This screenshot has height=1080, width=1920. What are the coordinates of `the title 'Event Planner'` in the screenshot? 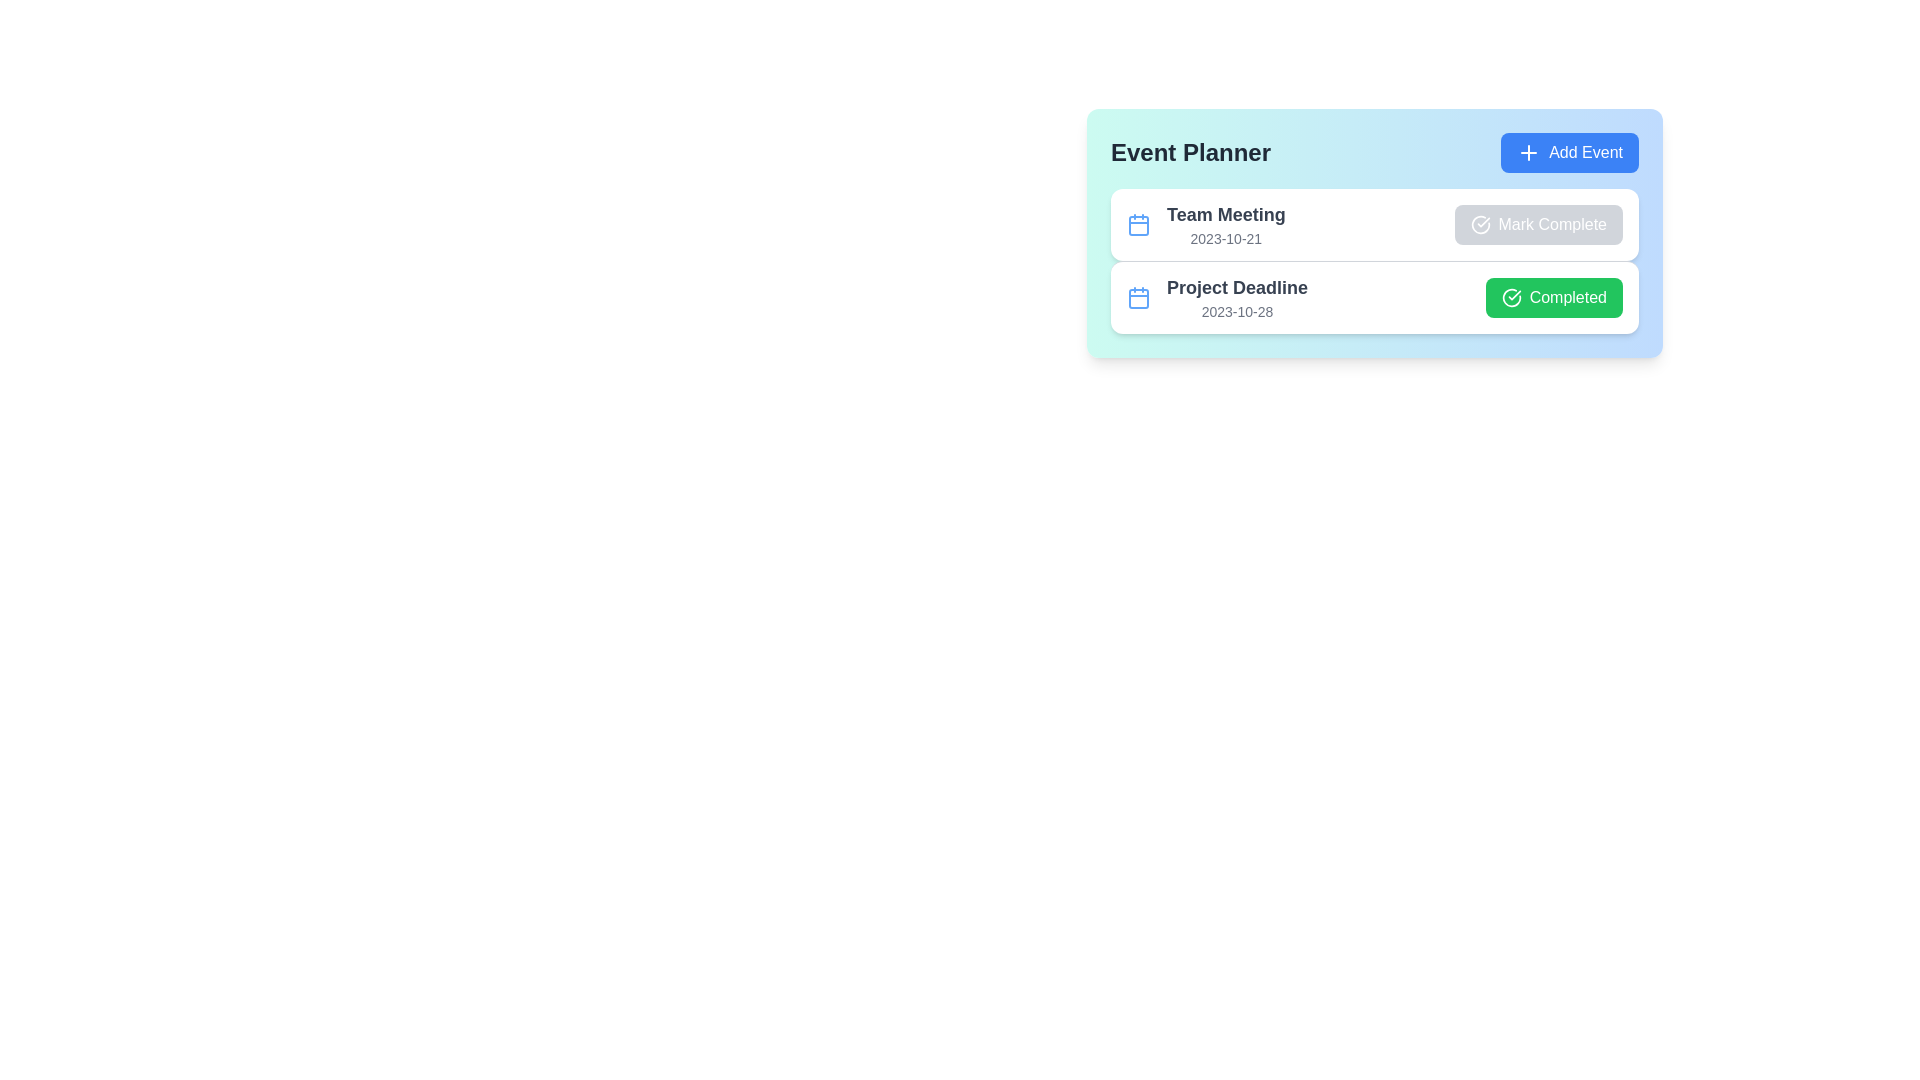 It's located at (1190, 152).